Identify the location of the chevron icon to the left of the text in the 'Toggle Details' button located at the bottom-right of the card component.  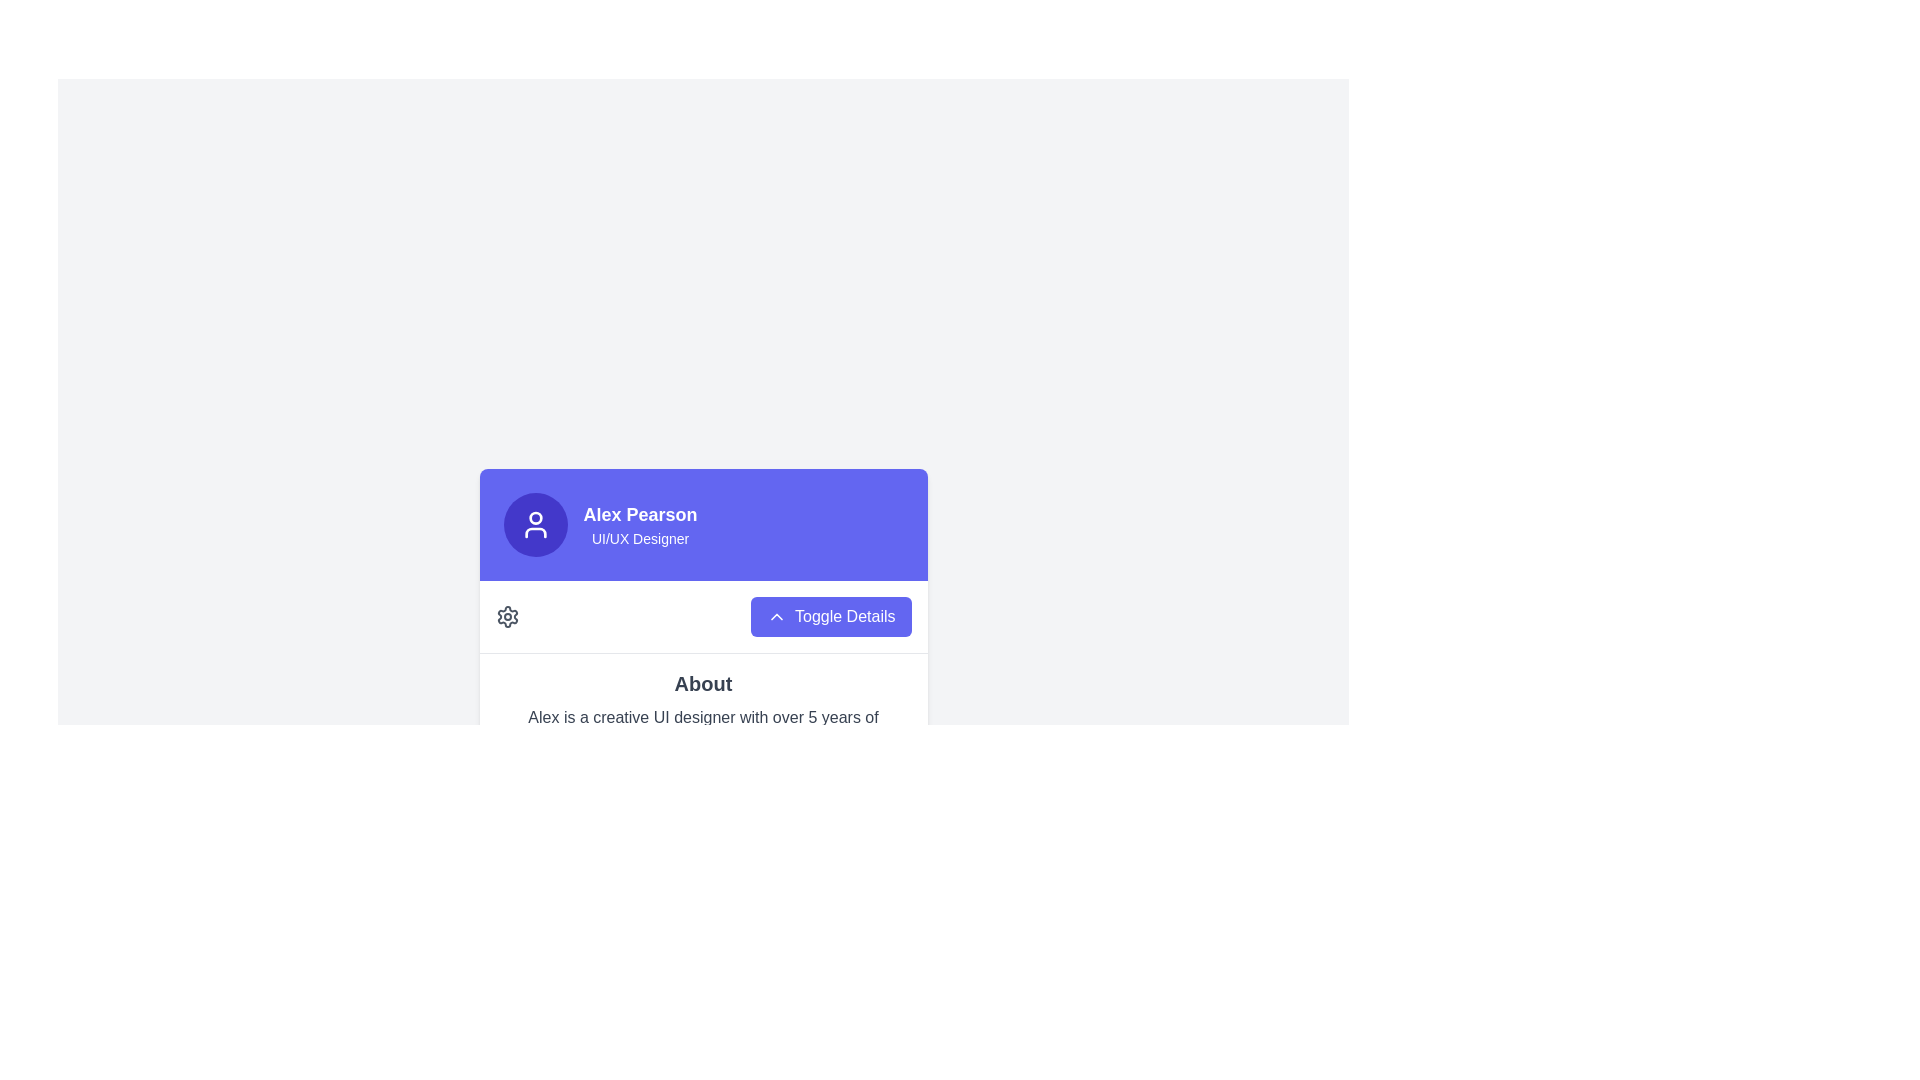
(776, 615).